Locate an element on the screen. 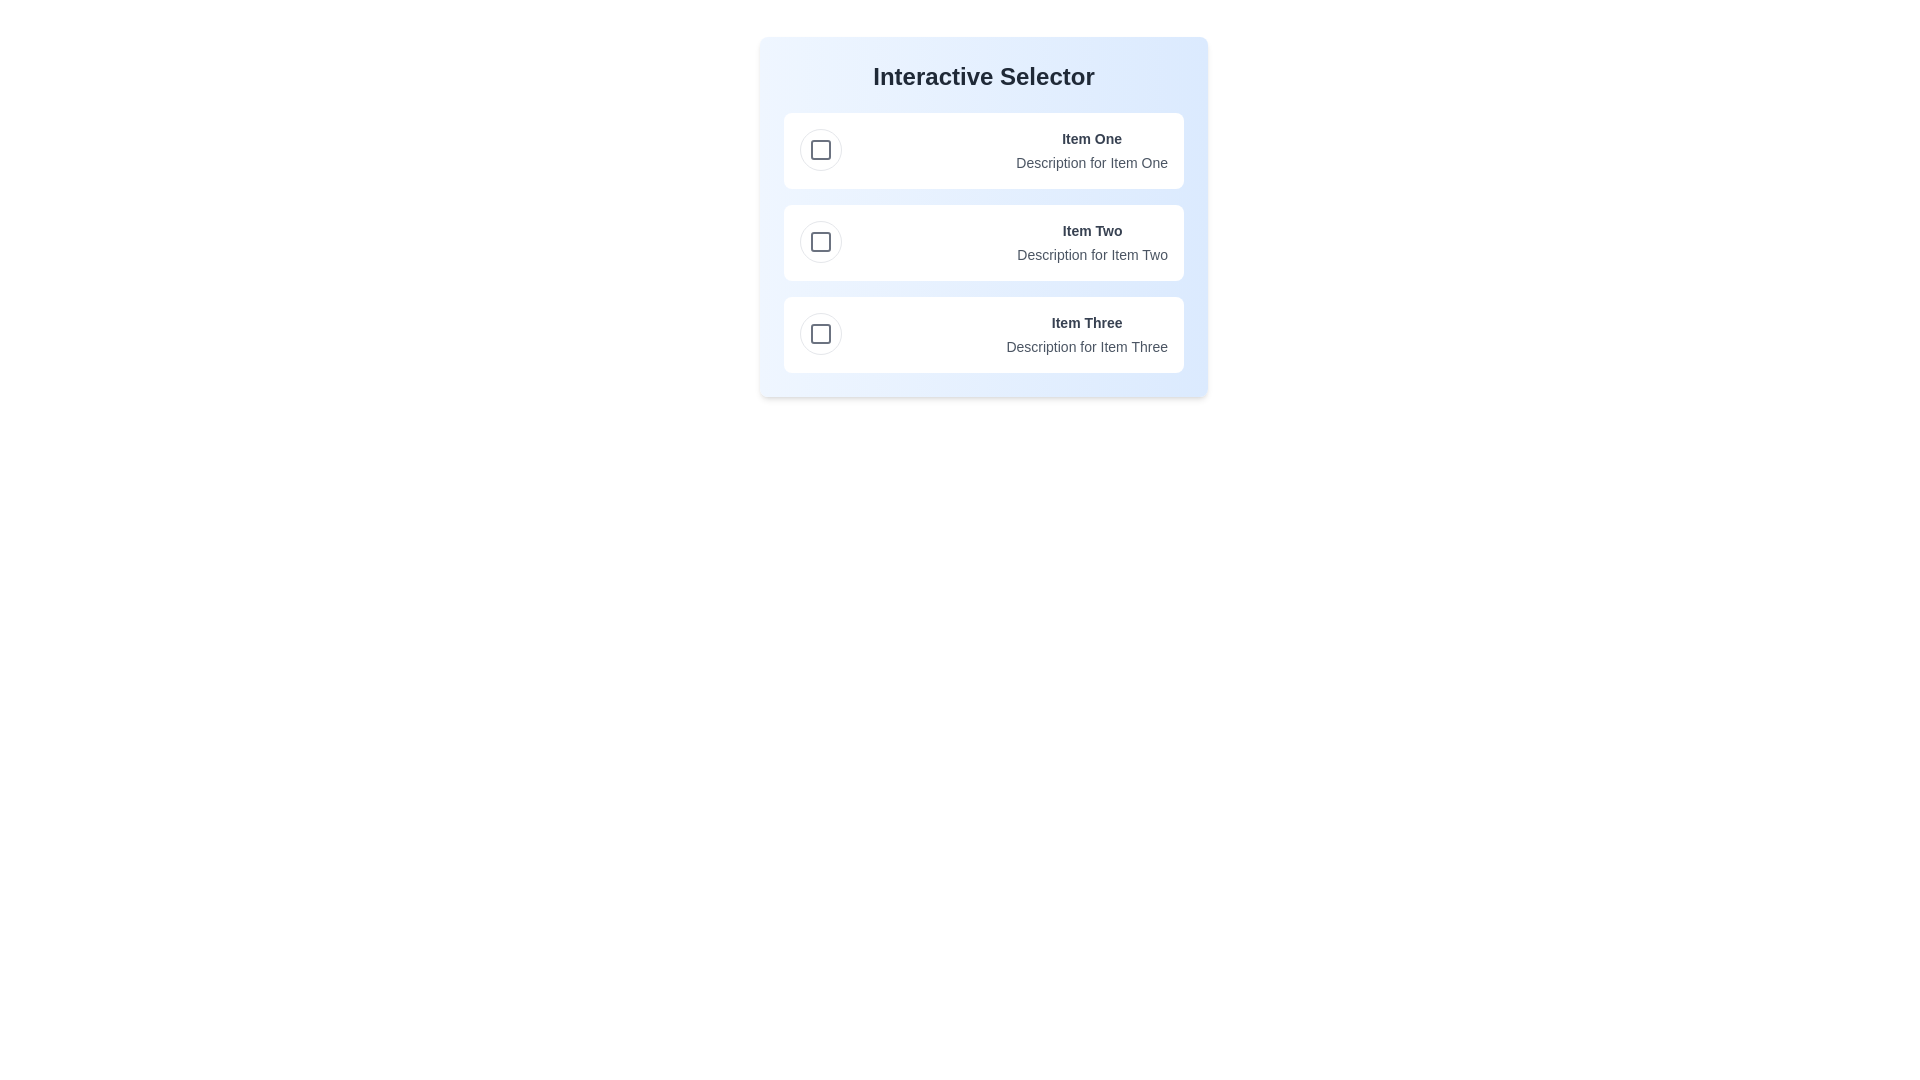  the first square checkbox-style icon in the interactive selector panel next to 'Item One' is located at coordinates (820, 149).